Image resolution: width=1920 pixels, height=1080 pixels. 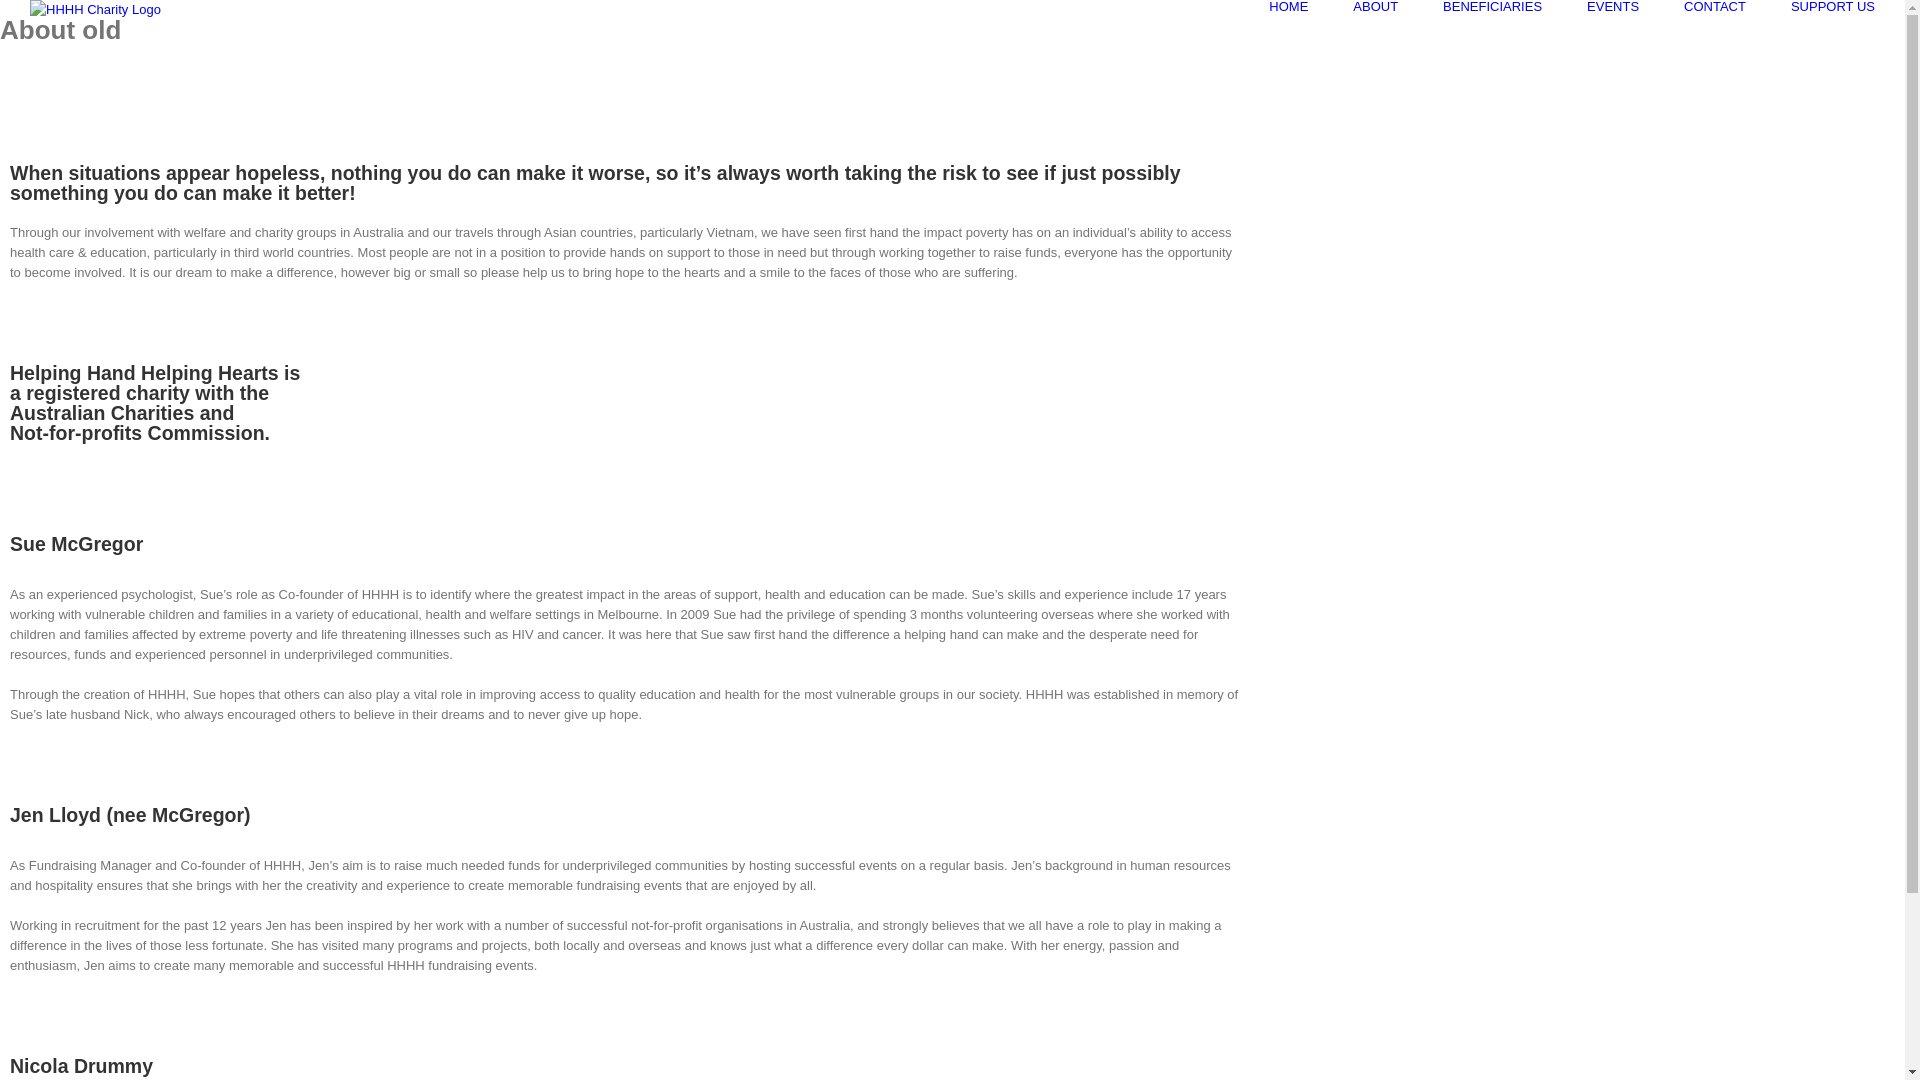 What do you see at coordinates (1833, 6) in the screenshot?
I see `'SUPPORT US'` at bounding box center [1833, 6].